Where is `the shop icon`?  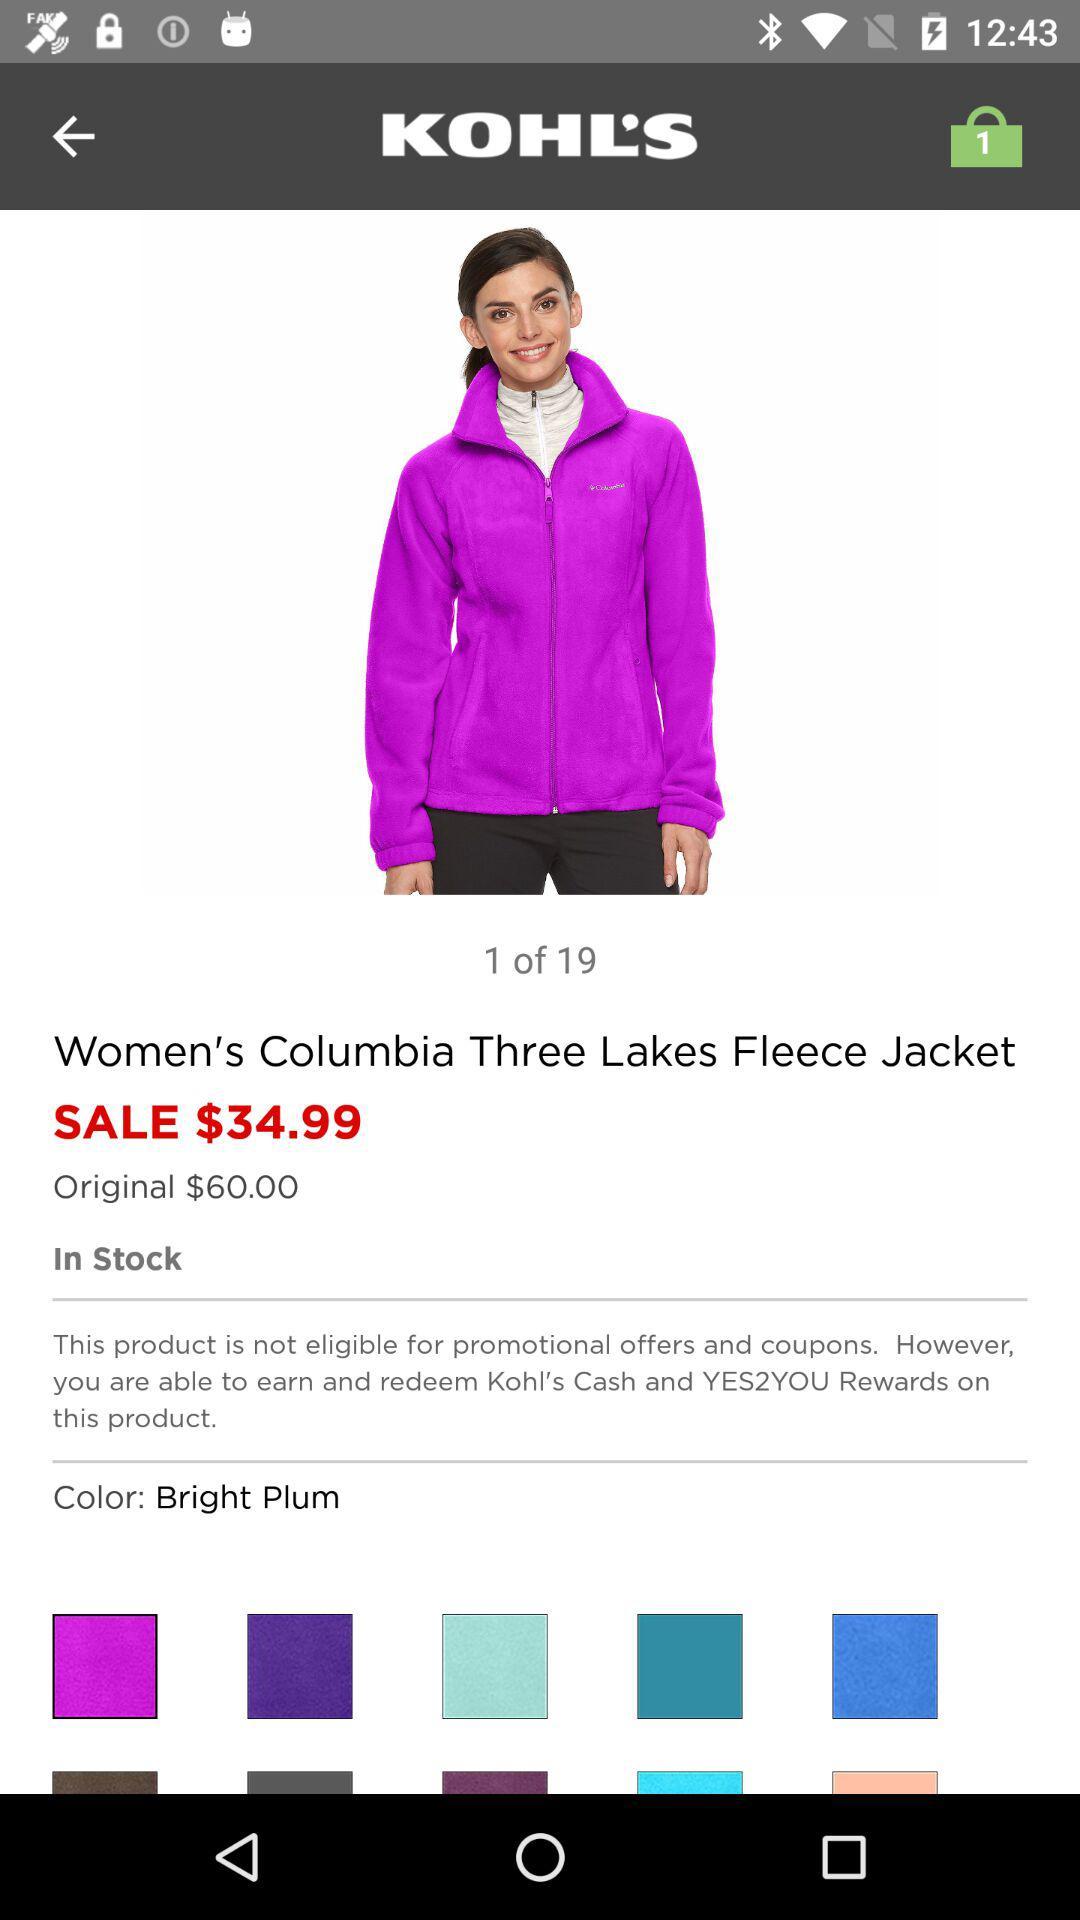
the shop icon is located at coordinates (980, 135).